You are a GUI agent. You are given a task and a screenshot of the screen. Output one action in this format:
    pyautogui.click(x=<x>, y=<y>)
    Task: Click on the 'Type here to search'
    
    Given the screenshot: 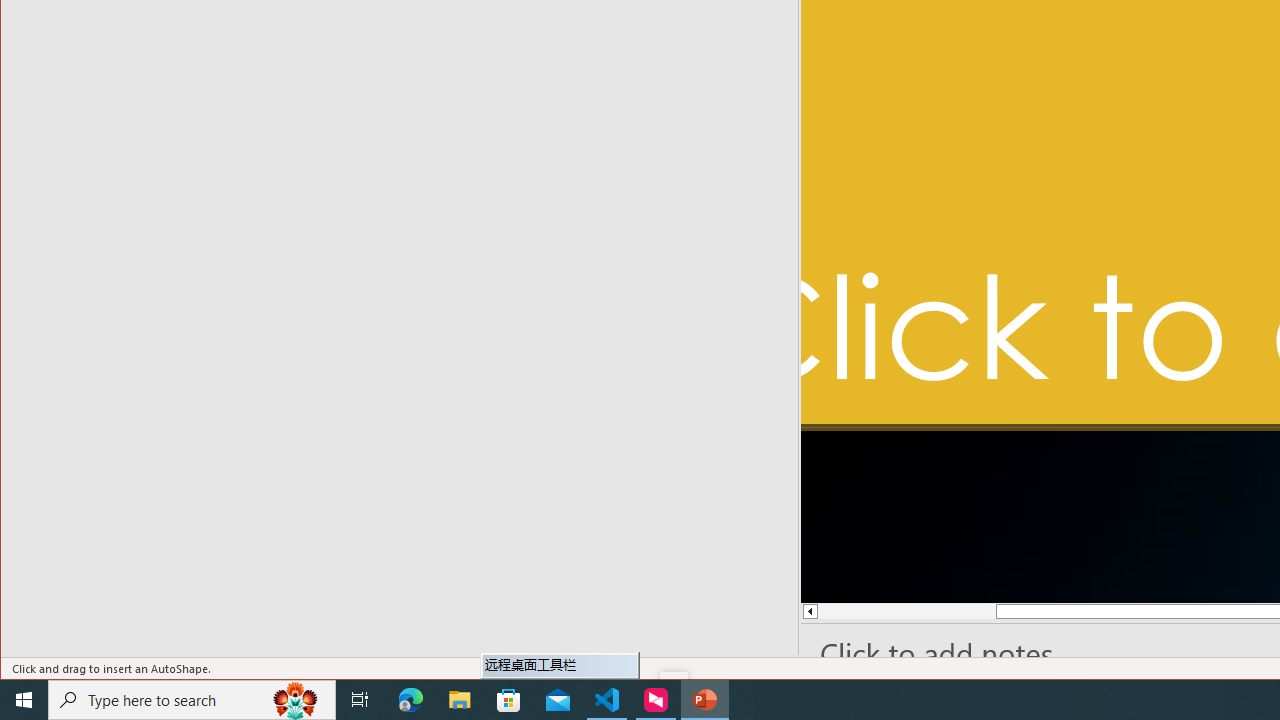 What is the action you would take?
    pyautogui.click(x=192, y=698)
    